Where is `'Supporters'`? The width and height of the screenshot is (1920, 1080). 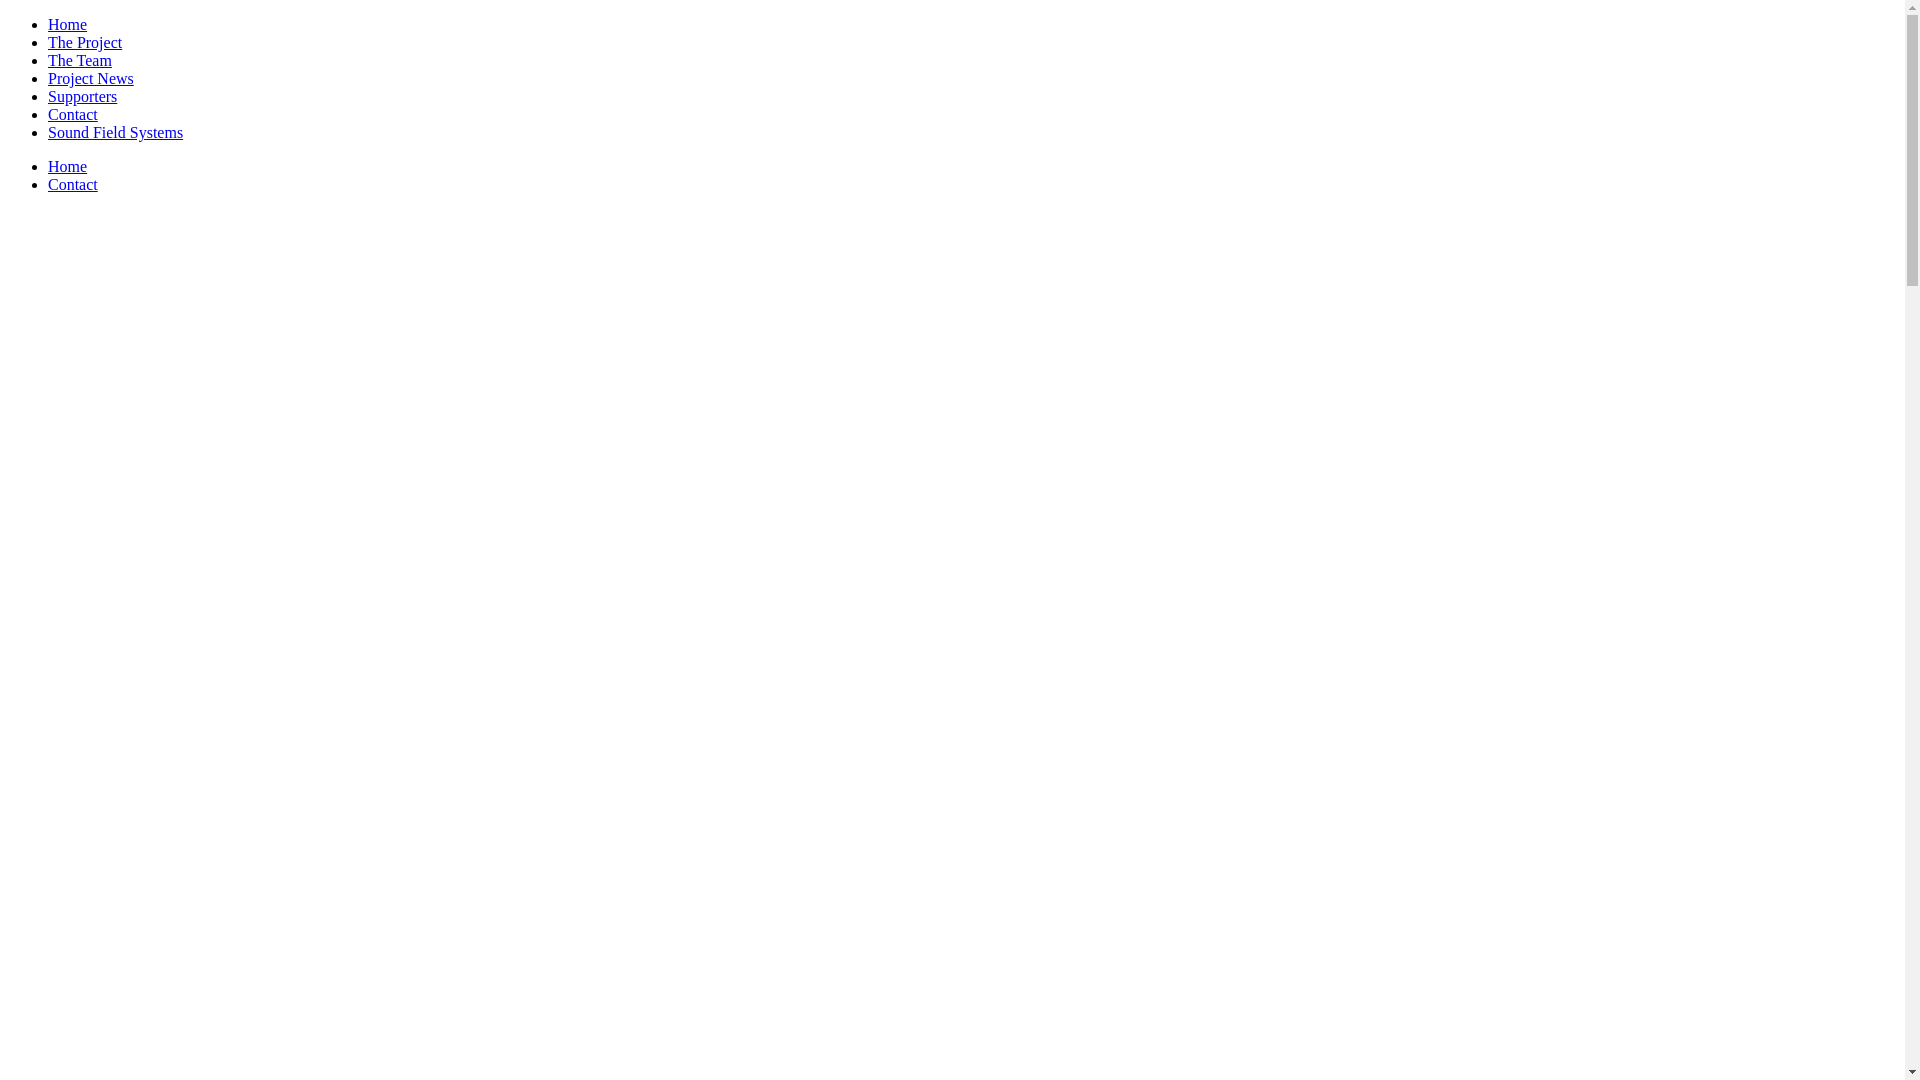 'Supporters' is located at coordinates (81, 96).